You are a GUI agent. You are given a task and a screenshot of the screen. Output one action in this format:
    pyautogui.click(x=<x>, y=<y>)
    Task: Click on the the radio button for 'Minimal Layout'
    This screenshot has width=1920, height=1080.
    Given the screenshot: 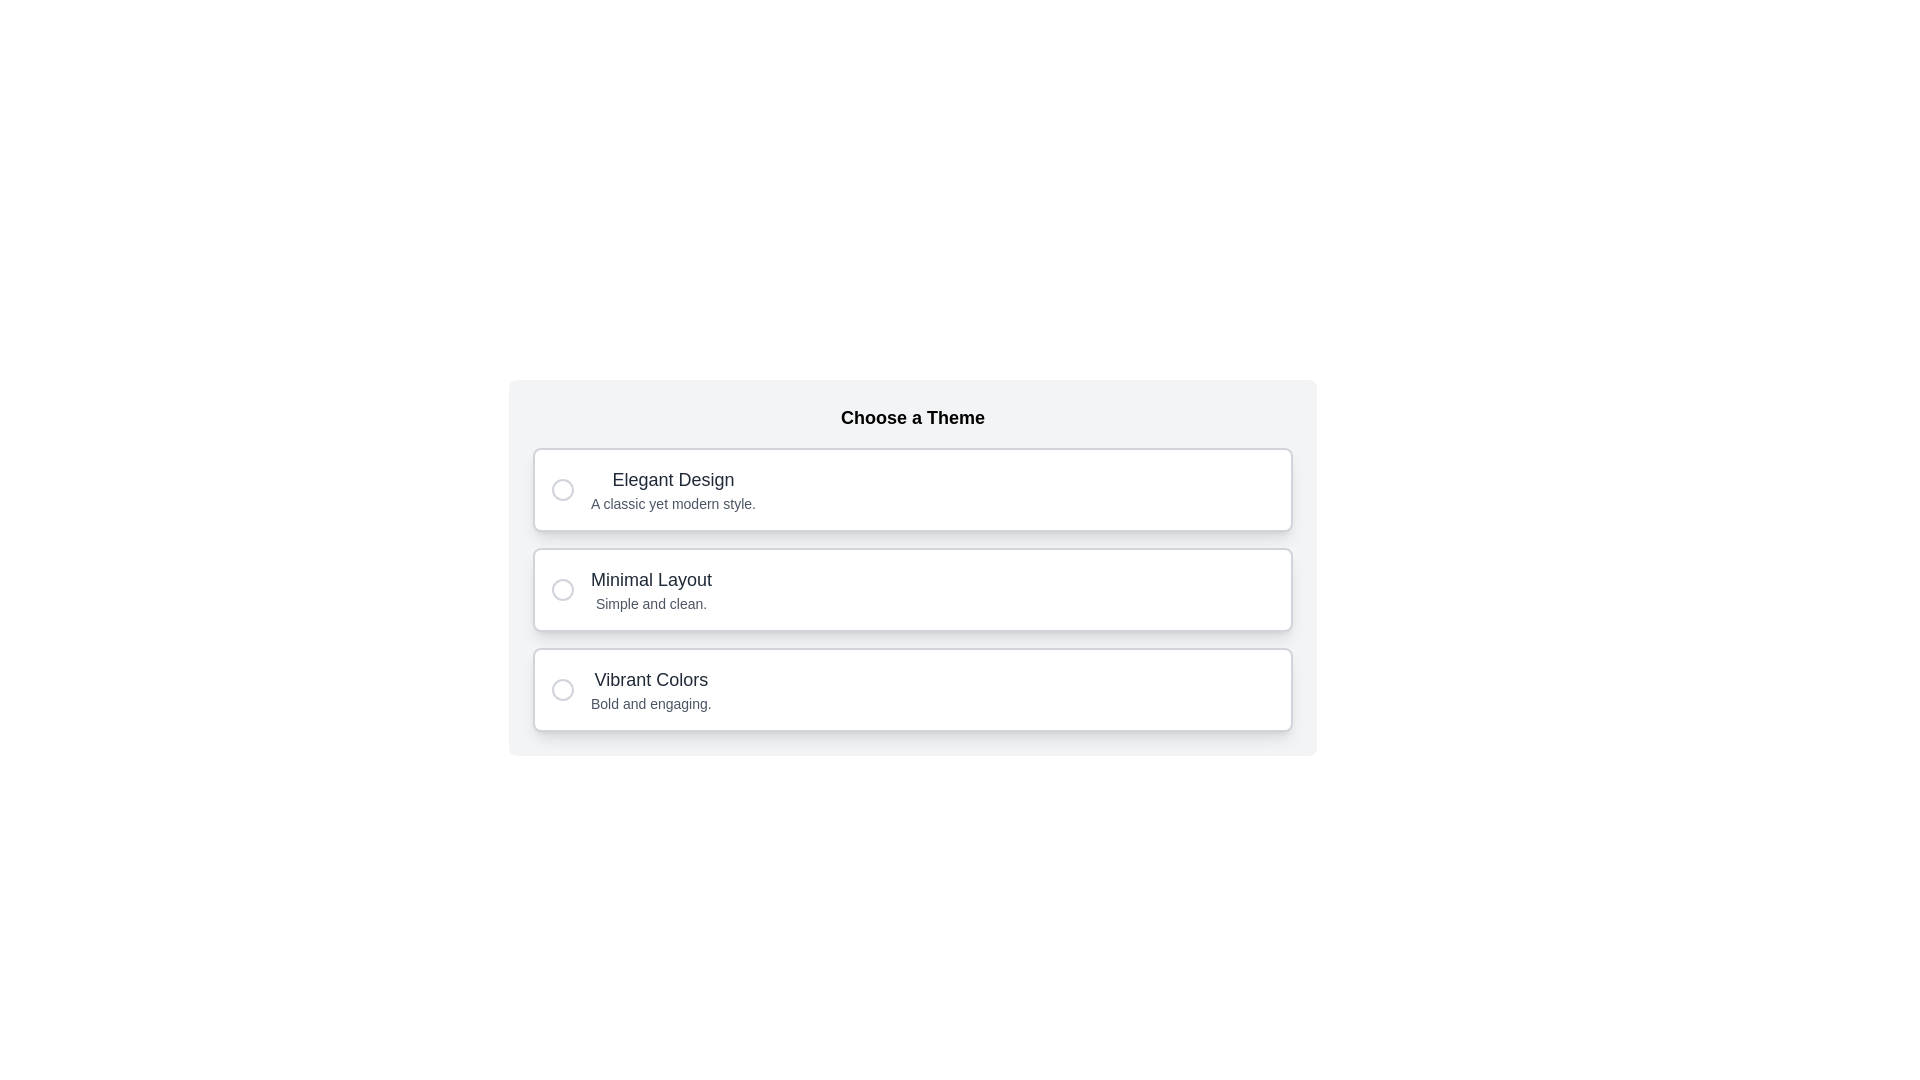 What is the action you would take?
    pyautogui.click(x=561, y=589)
    